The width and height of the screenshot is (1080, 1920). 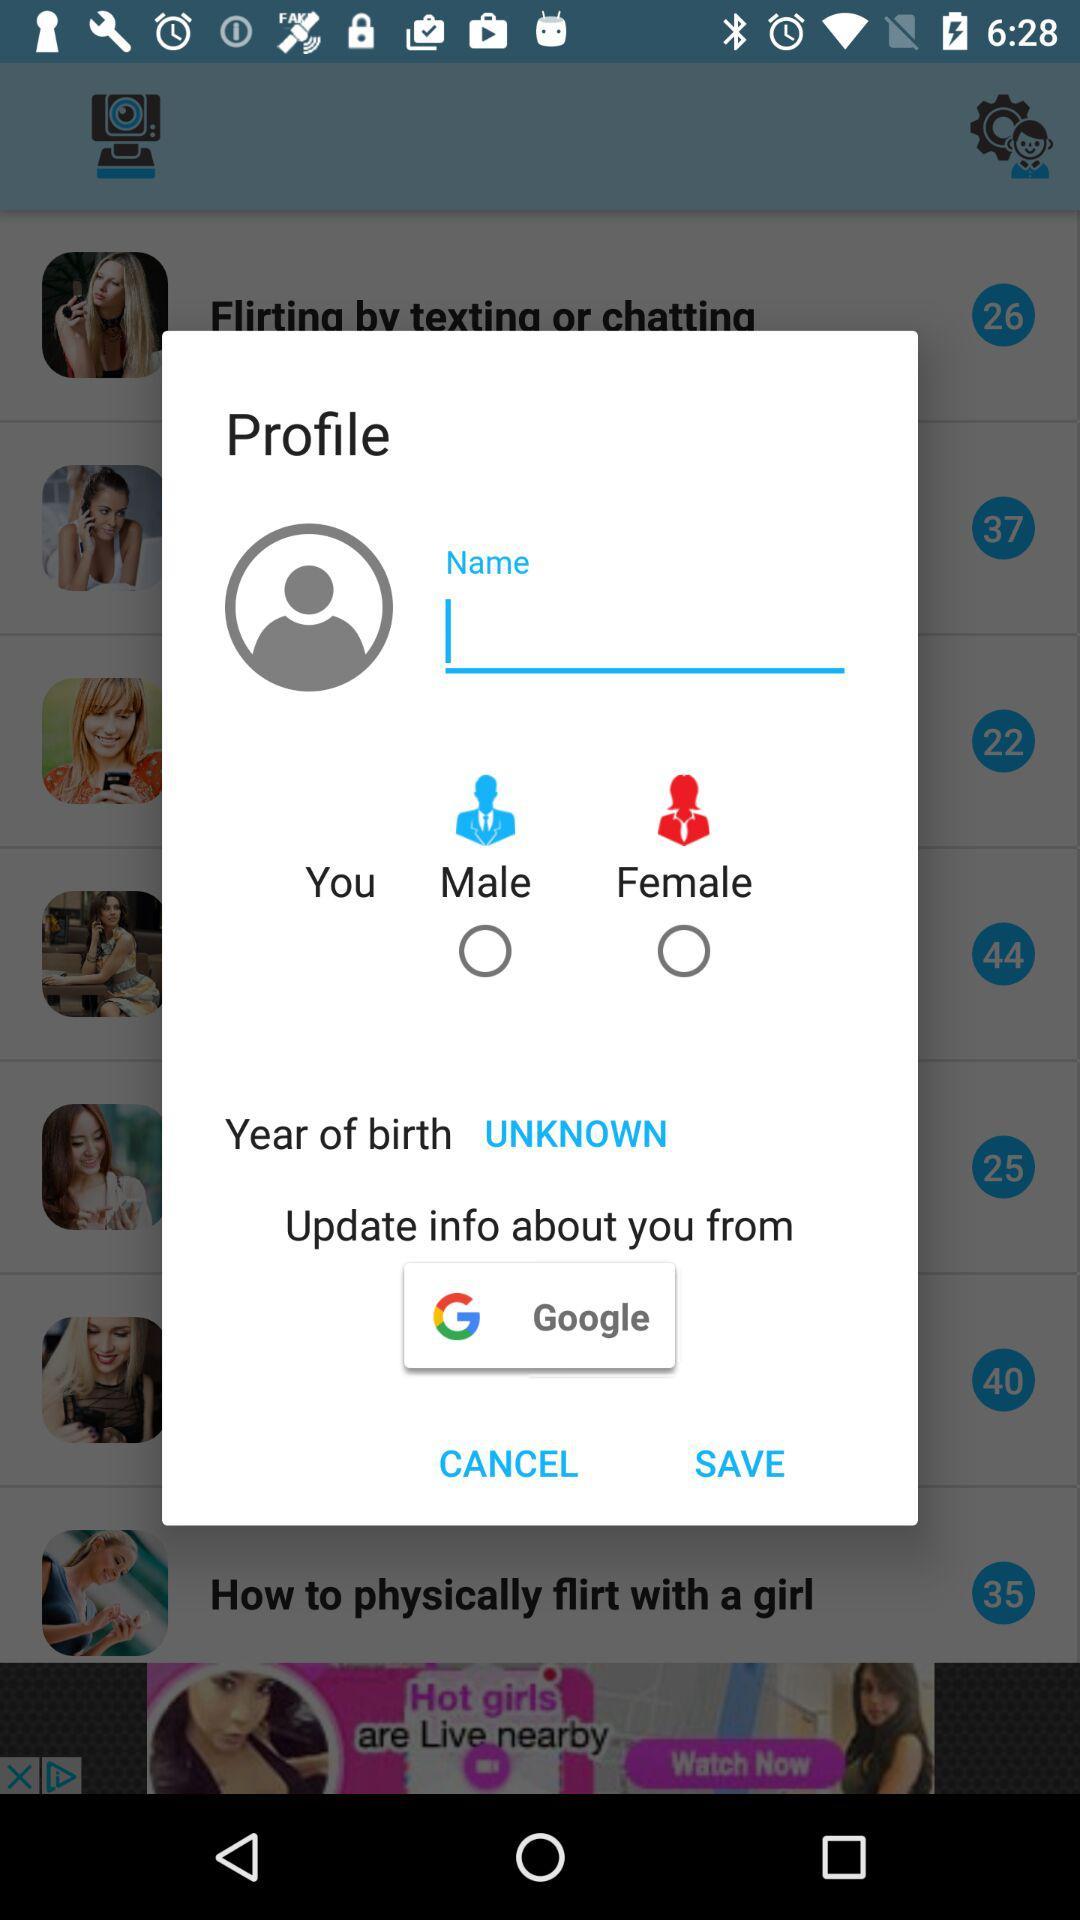 I want to click on name, so click(x=644, y=631).